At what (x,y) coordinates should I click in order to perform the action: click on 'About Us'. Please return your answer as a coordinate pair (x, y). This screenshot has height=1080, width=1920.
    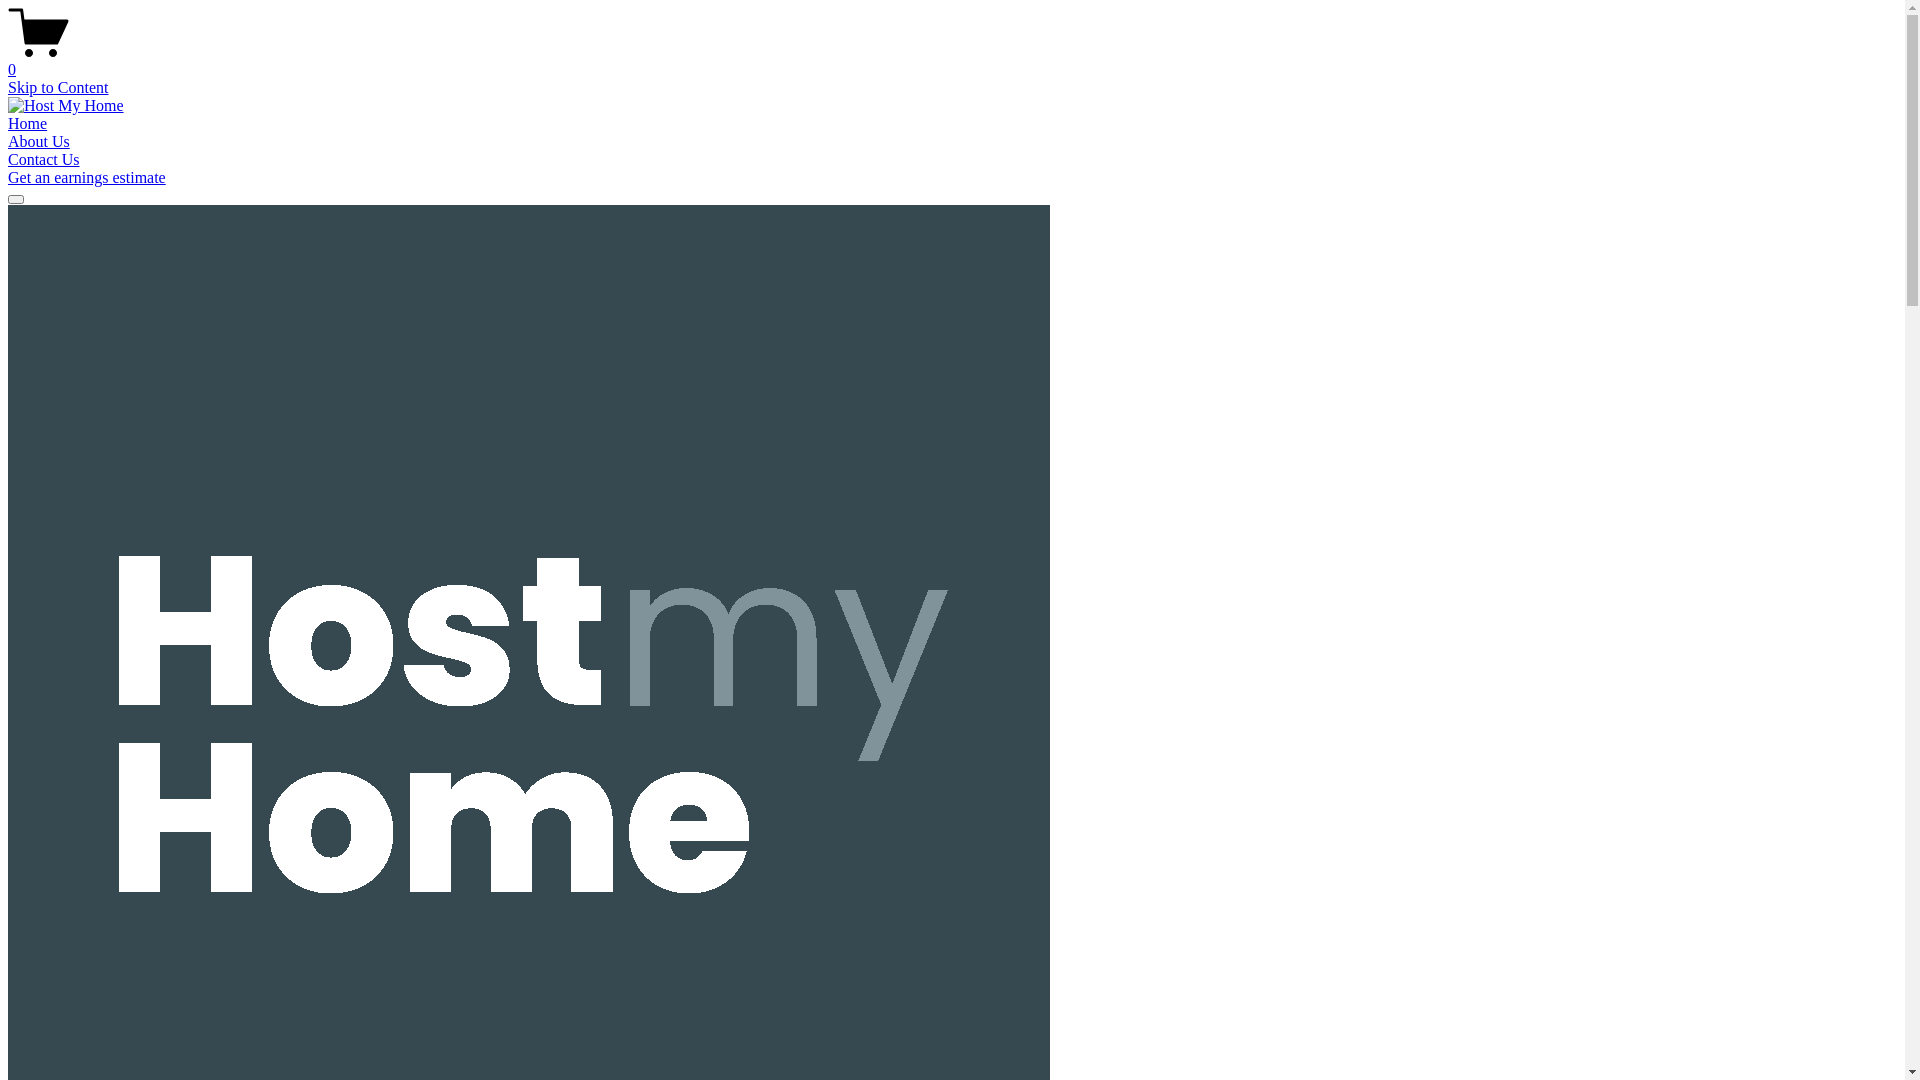
    Looking at the image, I should click on (8, 140).